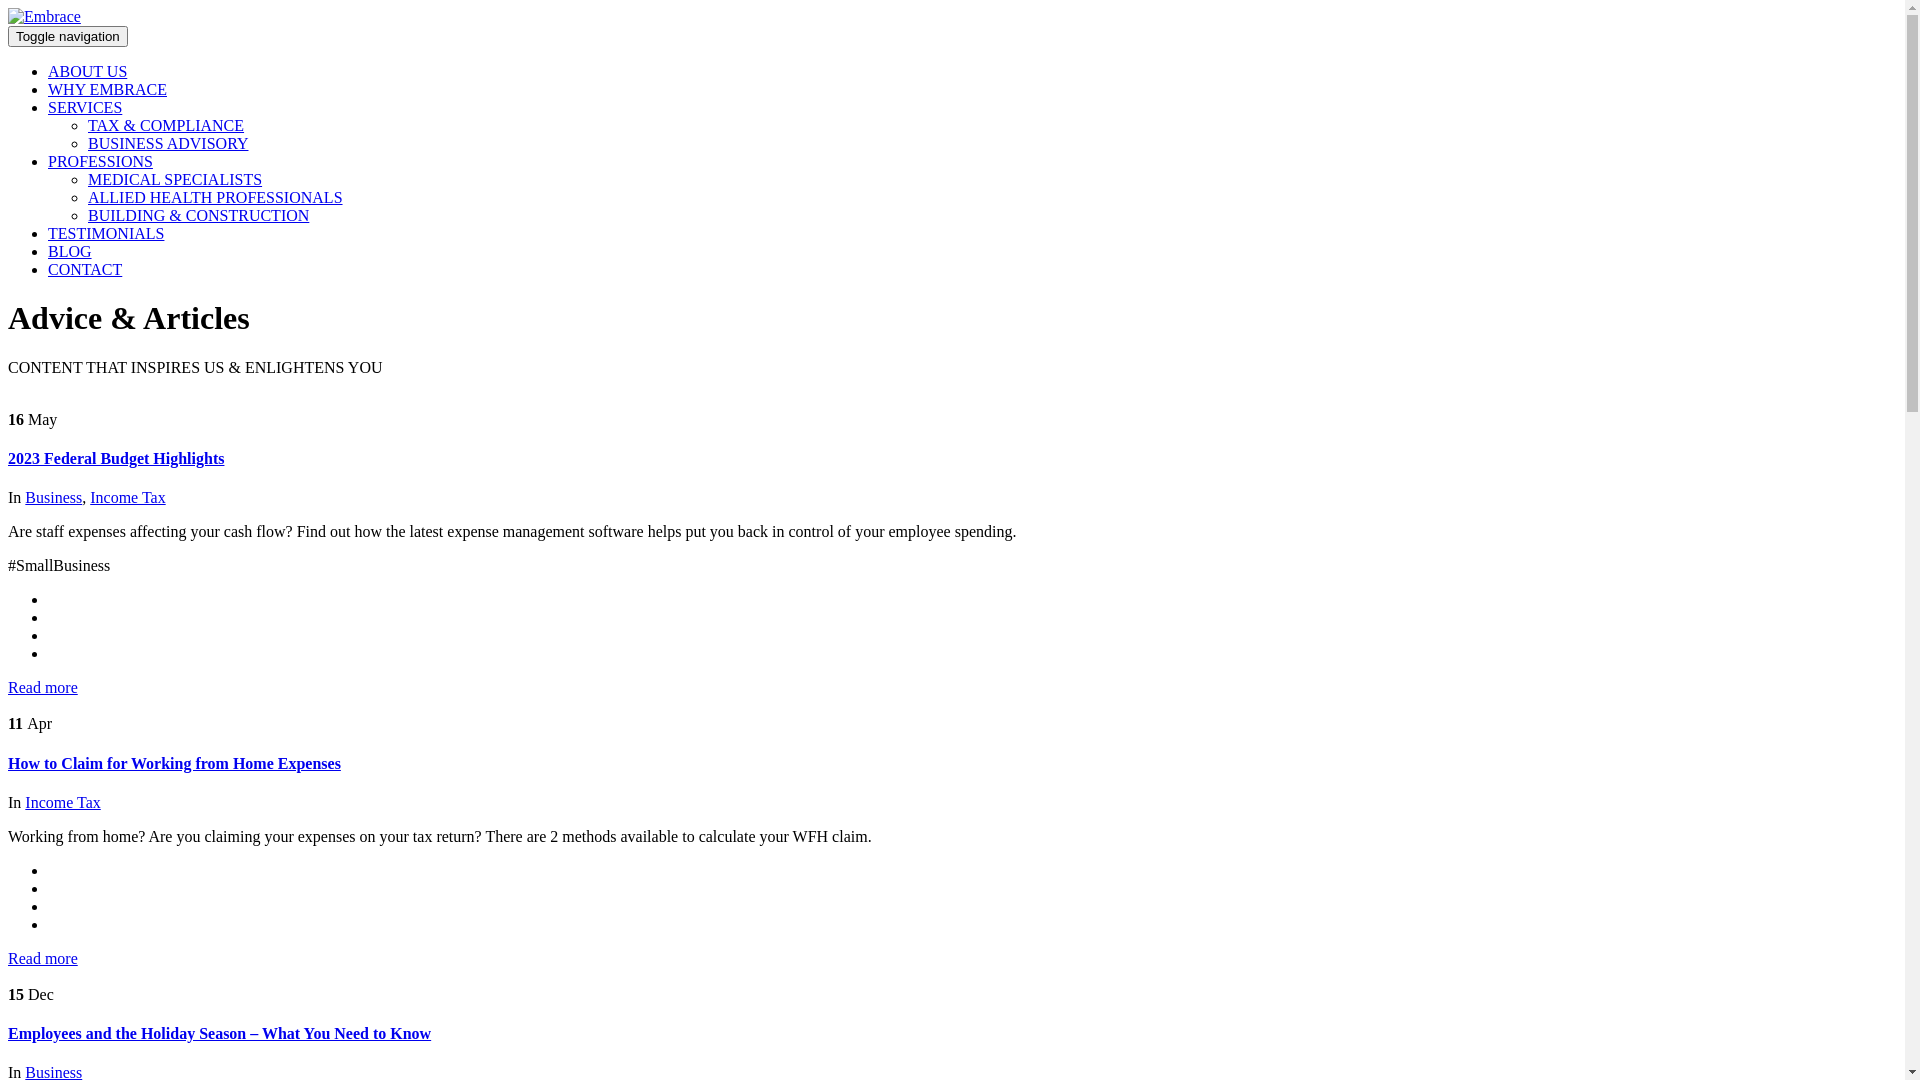  Describe the element at coordinates (215, 197) in the screenshot. I see `'ALLIED HEALTH PROFESSIONALS'` at that location.